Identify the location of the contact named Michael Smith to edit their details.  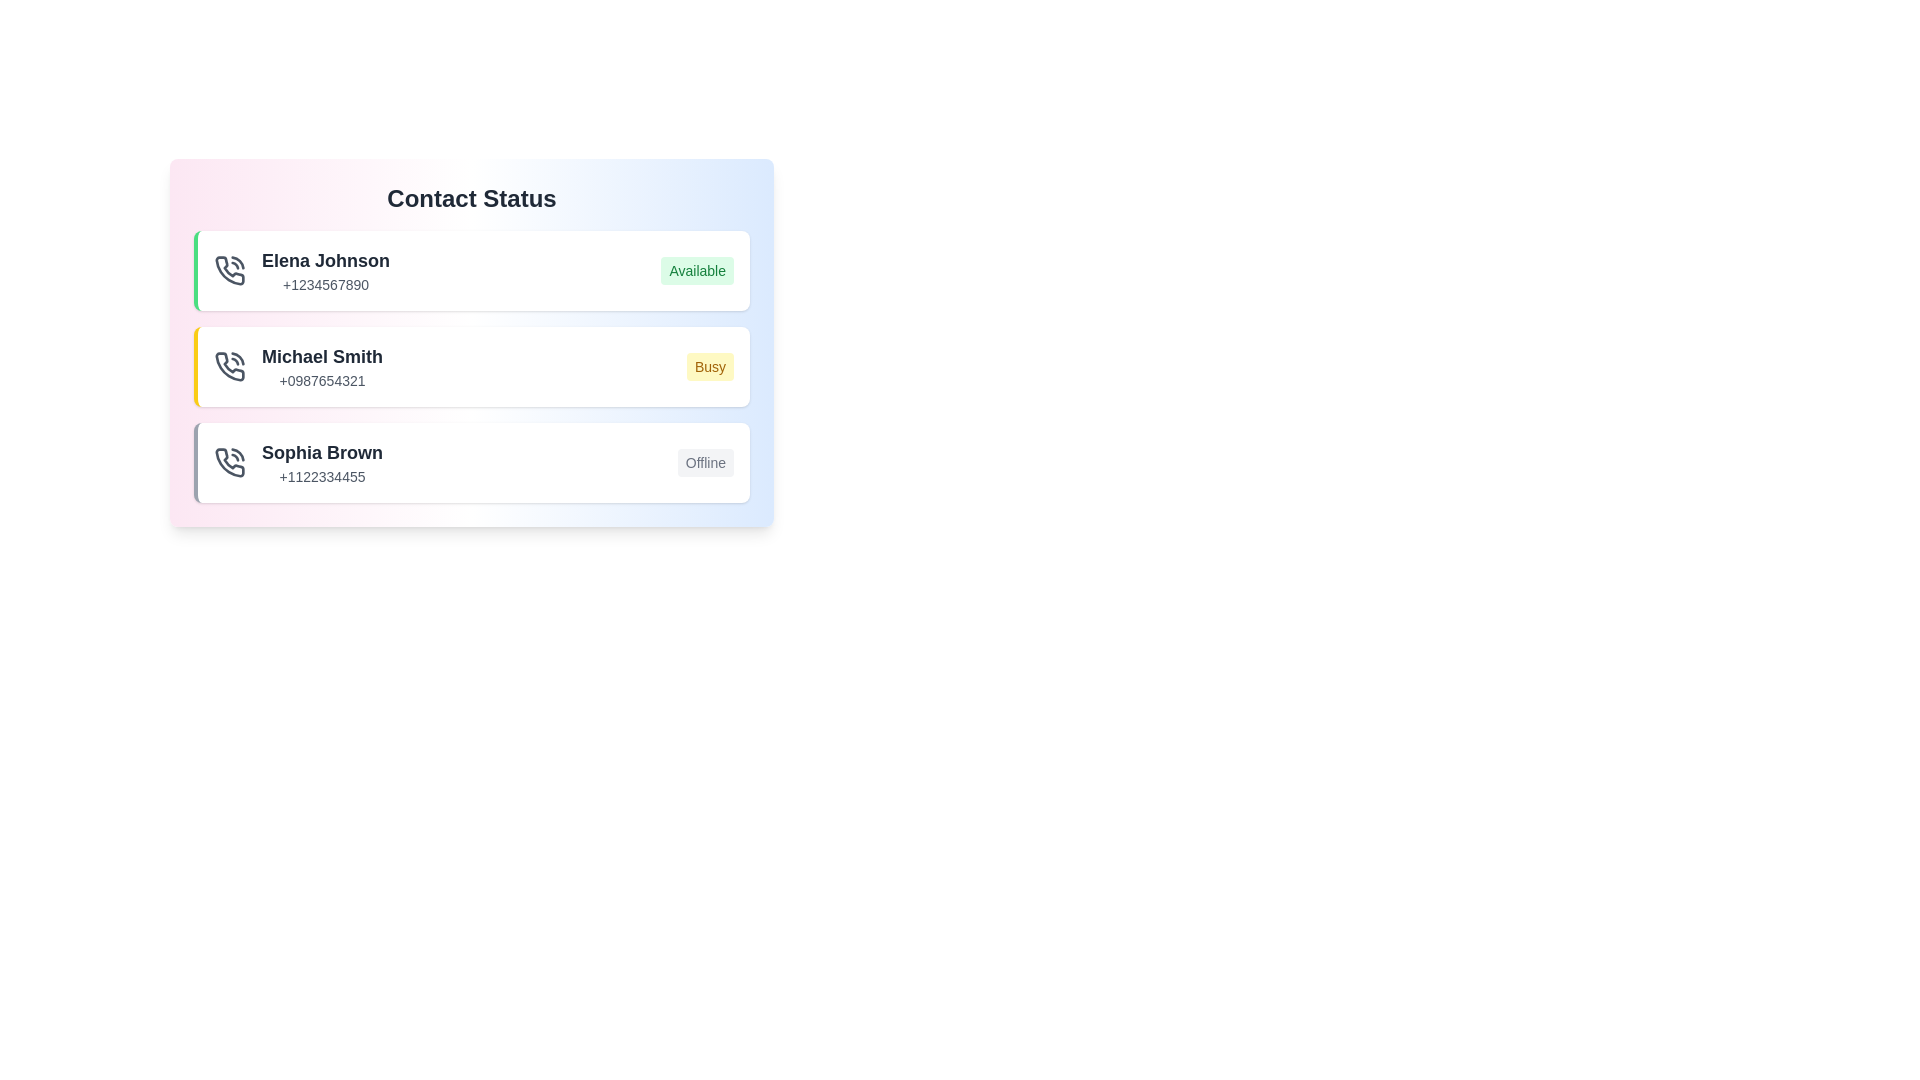
(470, 366).